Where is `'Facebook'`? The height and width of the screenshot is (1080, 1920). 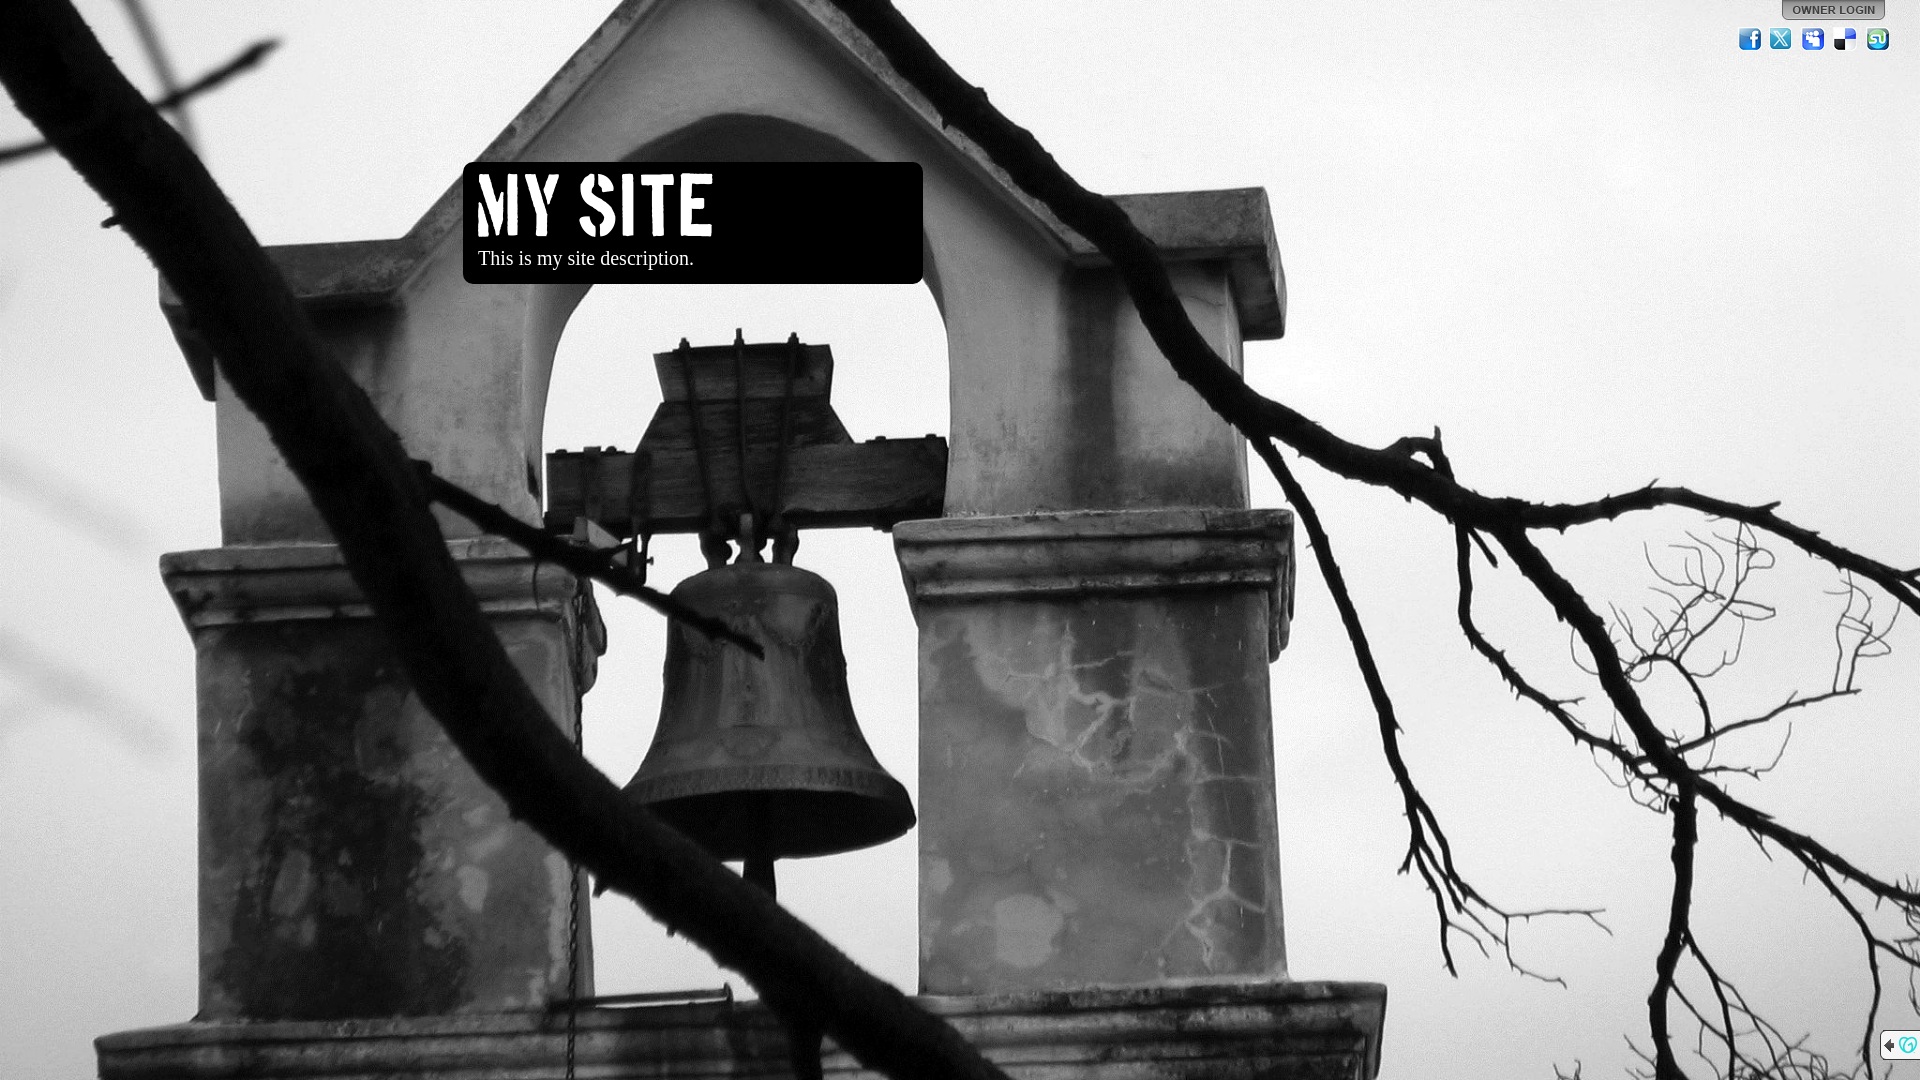 'Facebook' is located at coordinates (1735, 38).